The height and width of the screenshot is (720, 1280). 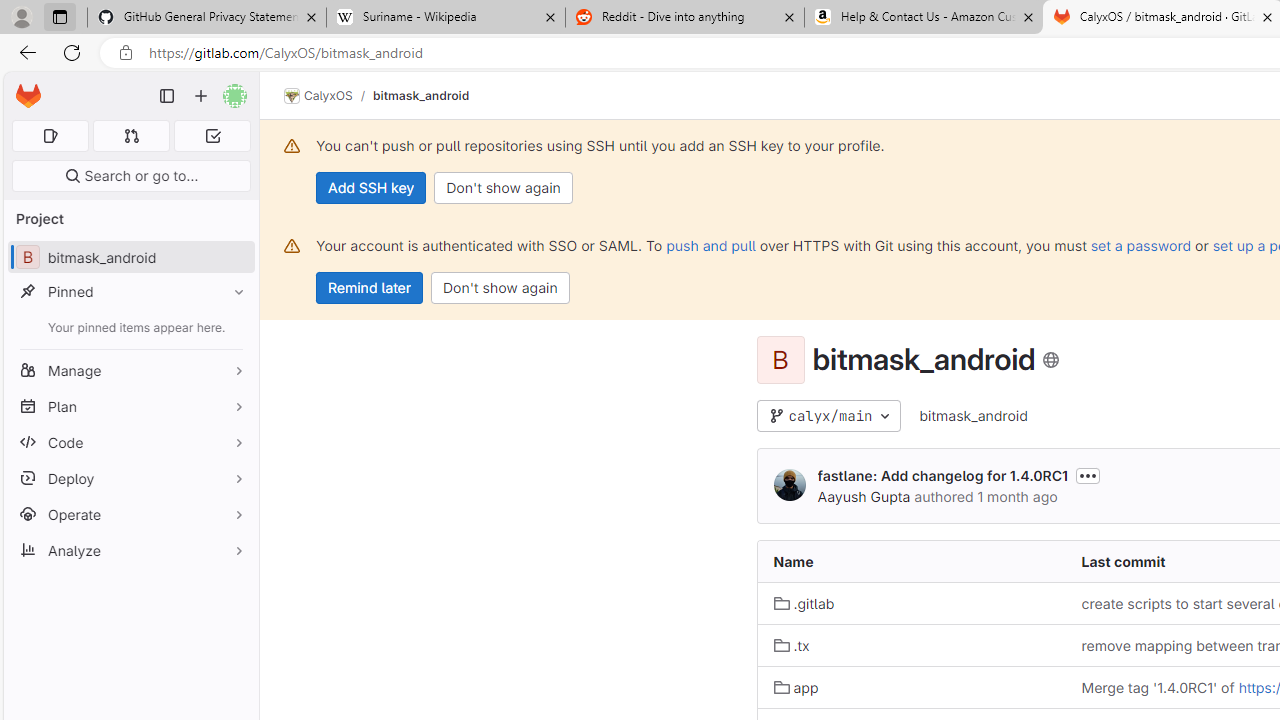 I want to click on 'Class: s16 icon', so click(x=1050, y=360).